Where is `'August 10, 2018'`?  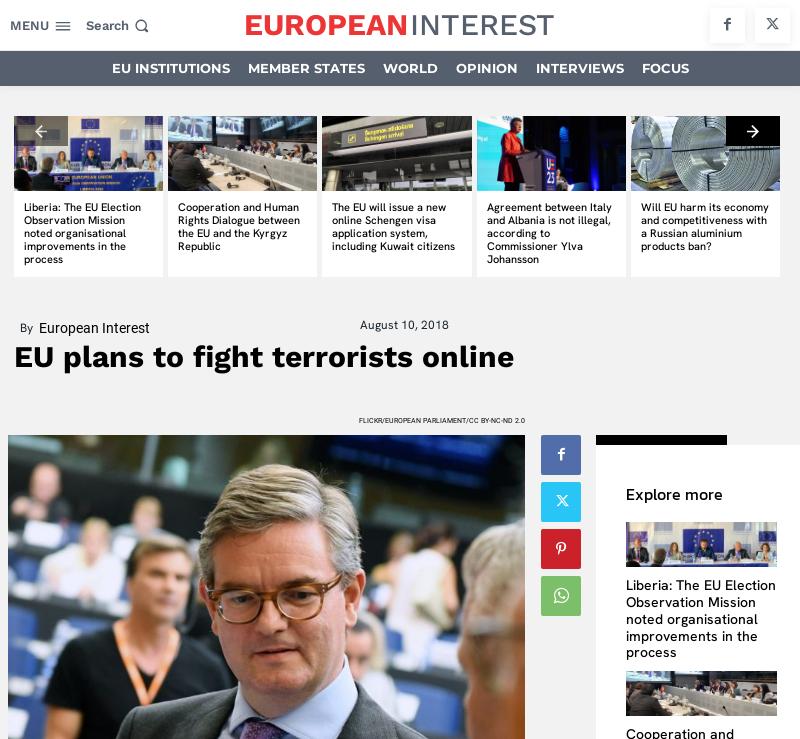 'August 10, 2018' is located at coordinates (403, 323).